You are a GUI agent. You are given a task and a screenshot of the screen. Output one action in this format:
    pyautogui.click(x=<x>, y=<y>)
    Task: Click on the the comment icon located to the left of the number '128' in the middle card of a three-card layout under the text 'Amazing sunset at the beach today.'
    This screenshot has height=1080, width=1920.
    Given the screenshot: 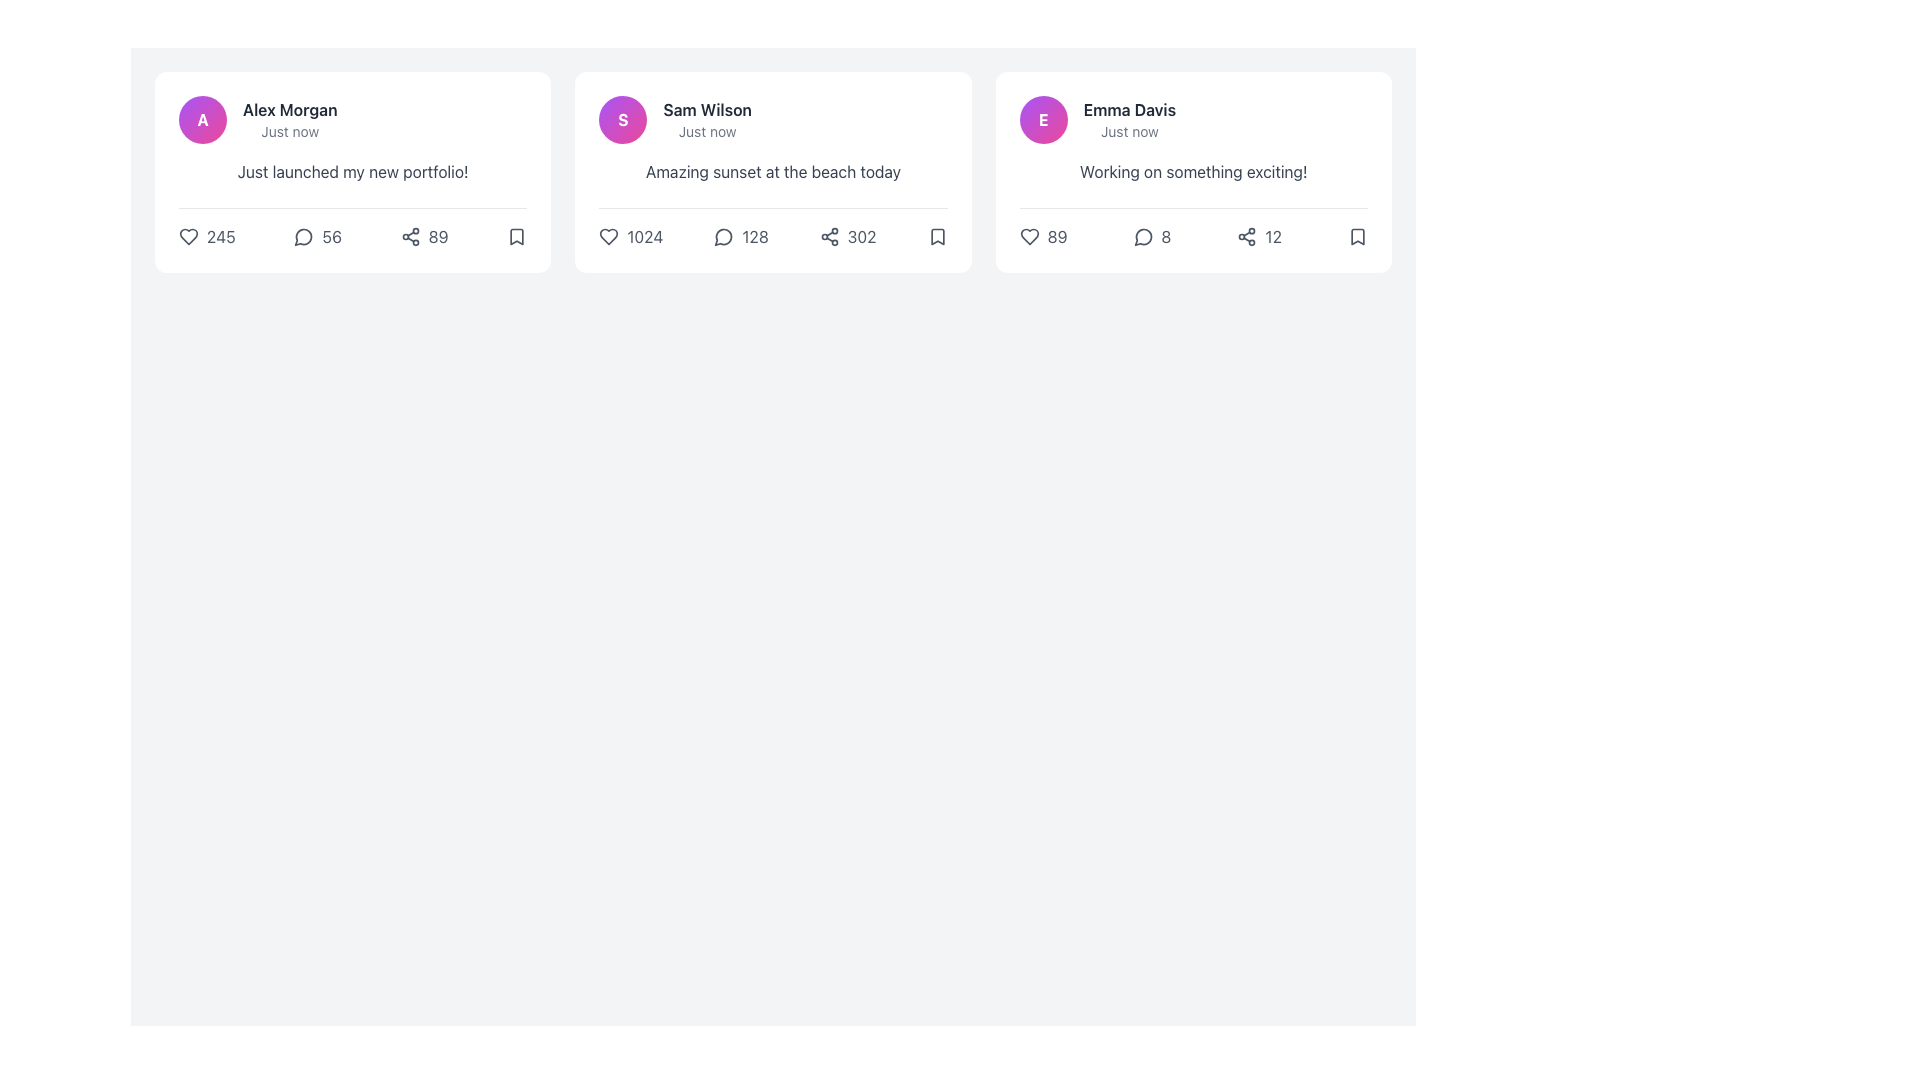 What is the action you would take?
    pyautogui.click(x=723, y=235)
    